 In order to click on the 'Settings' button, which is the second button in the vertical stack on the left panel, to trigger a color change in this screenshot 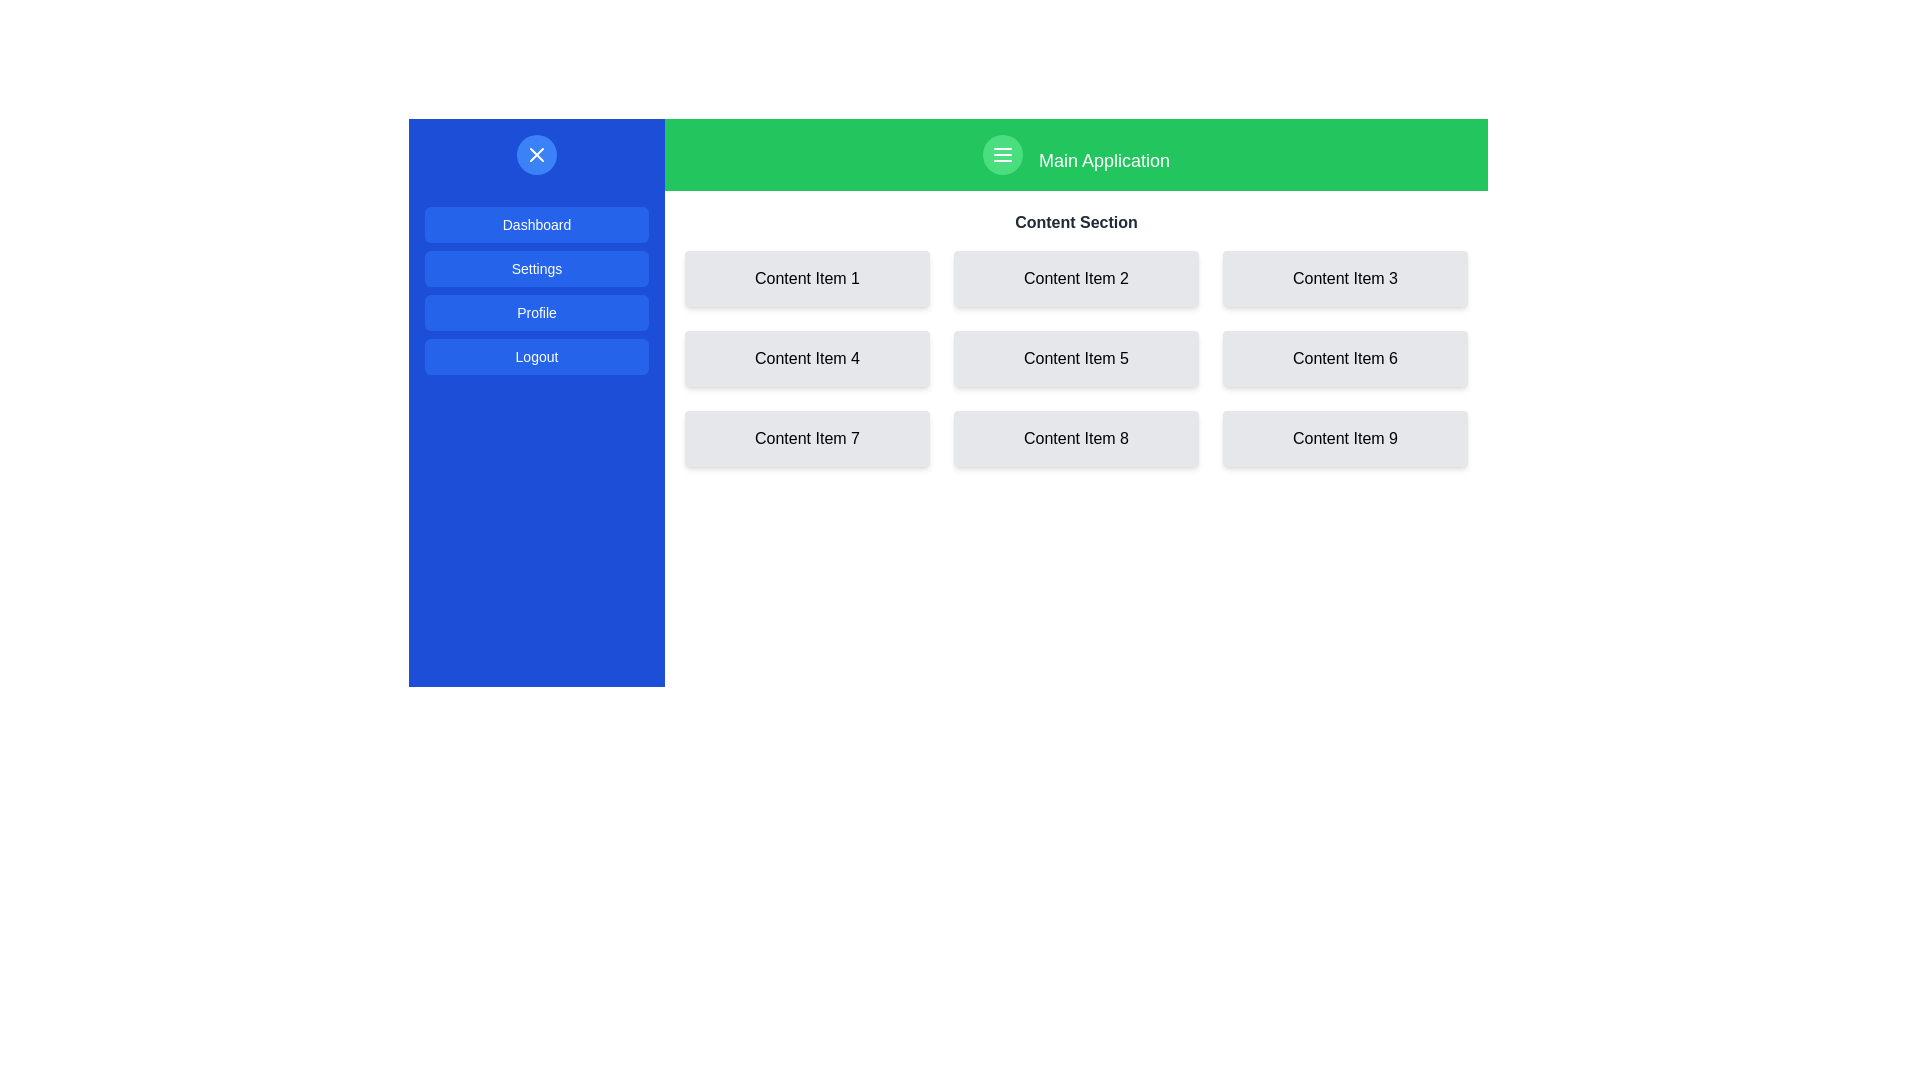, I will do `click(537, 268)`.